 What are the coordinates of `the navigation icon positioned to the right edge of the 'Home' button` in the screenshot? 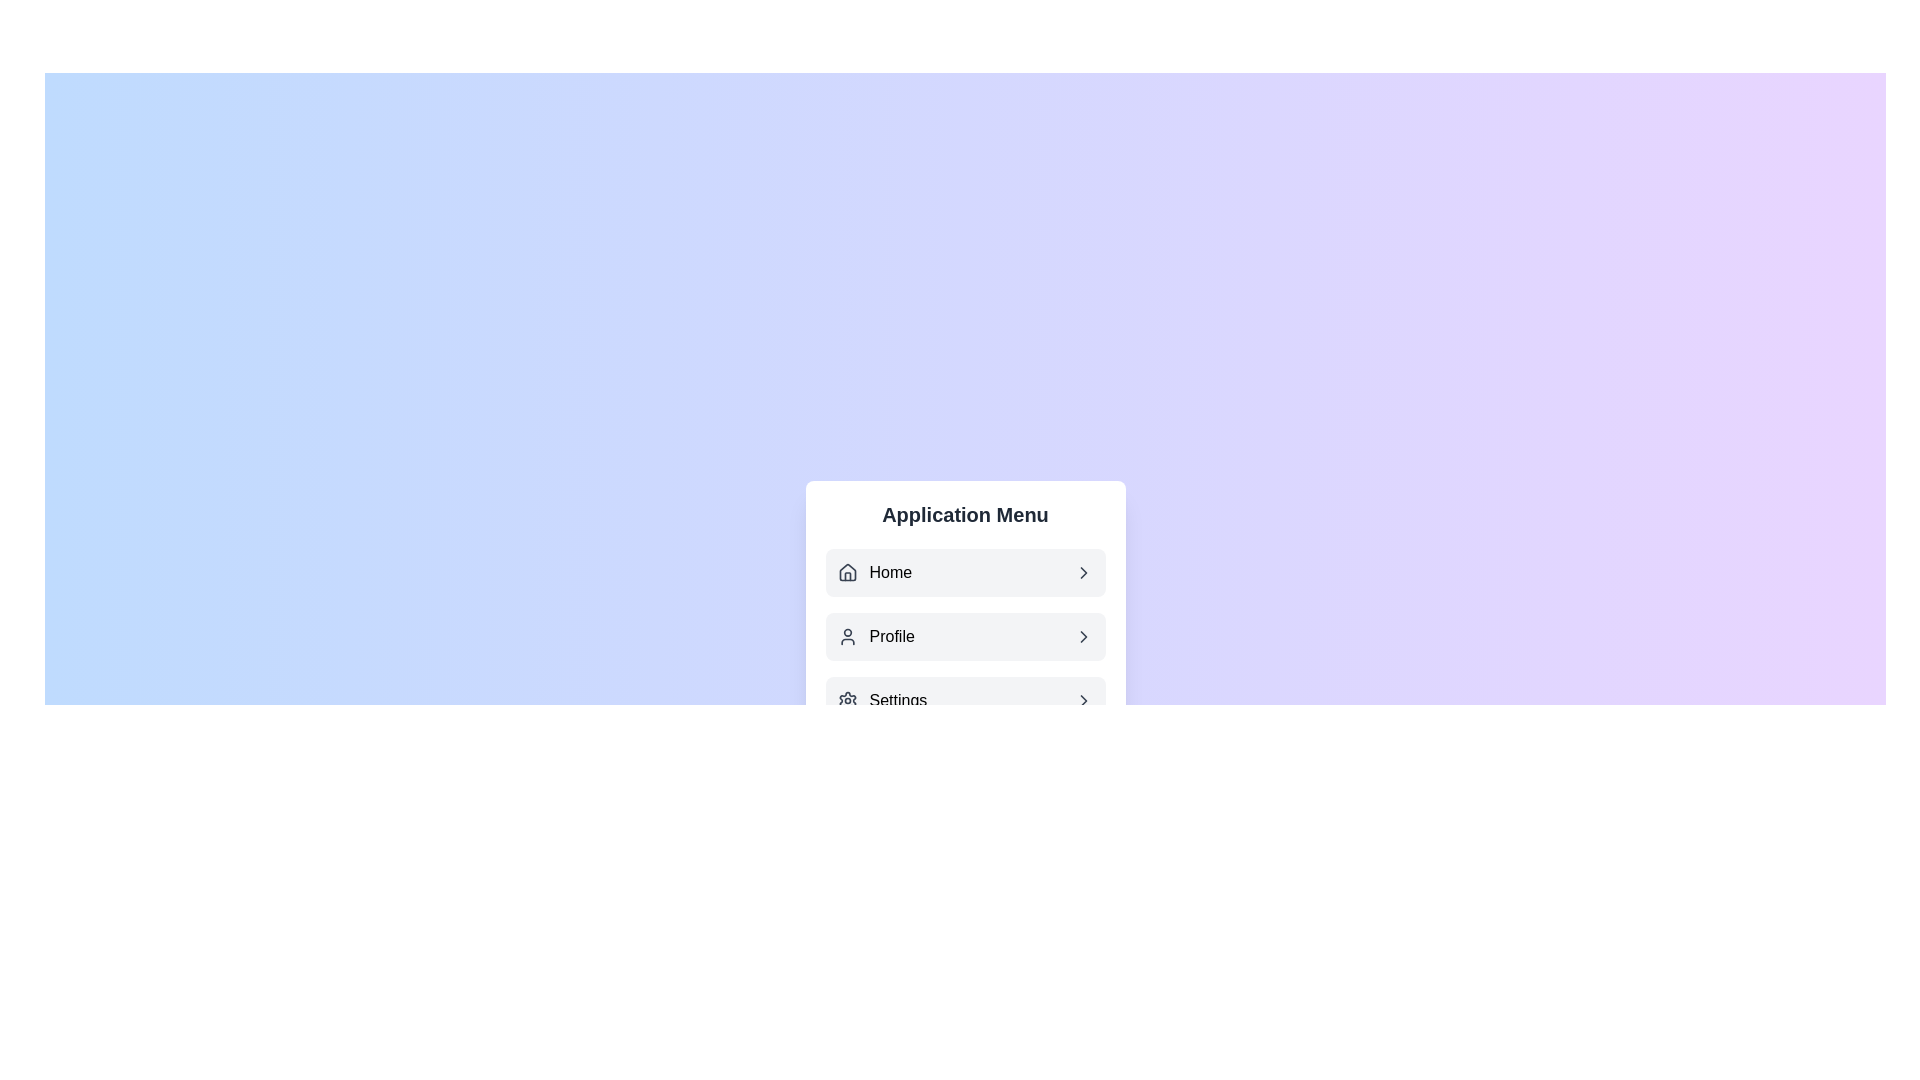 It's located at (1082, 573).